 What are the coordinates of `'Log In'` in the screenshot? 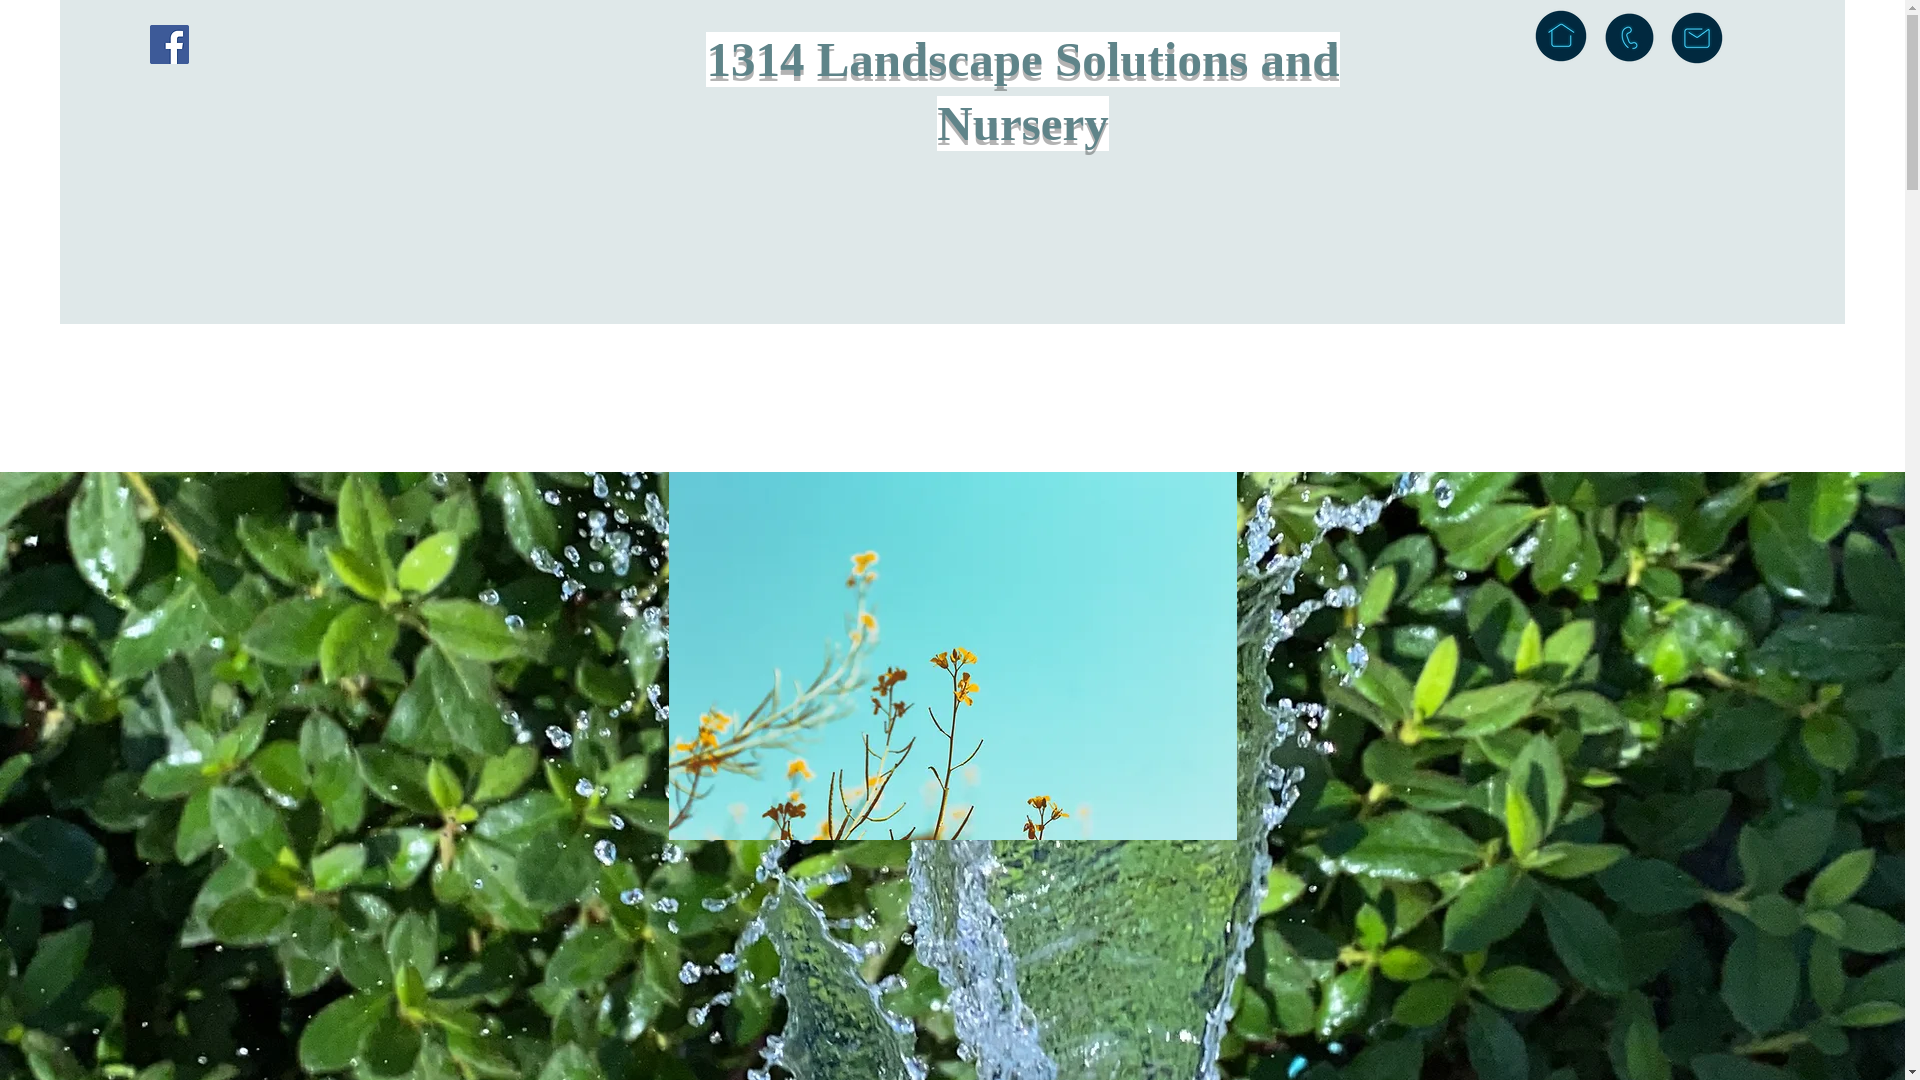 It's located at (1772, 45).